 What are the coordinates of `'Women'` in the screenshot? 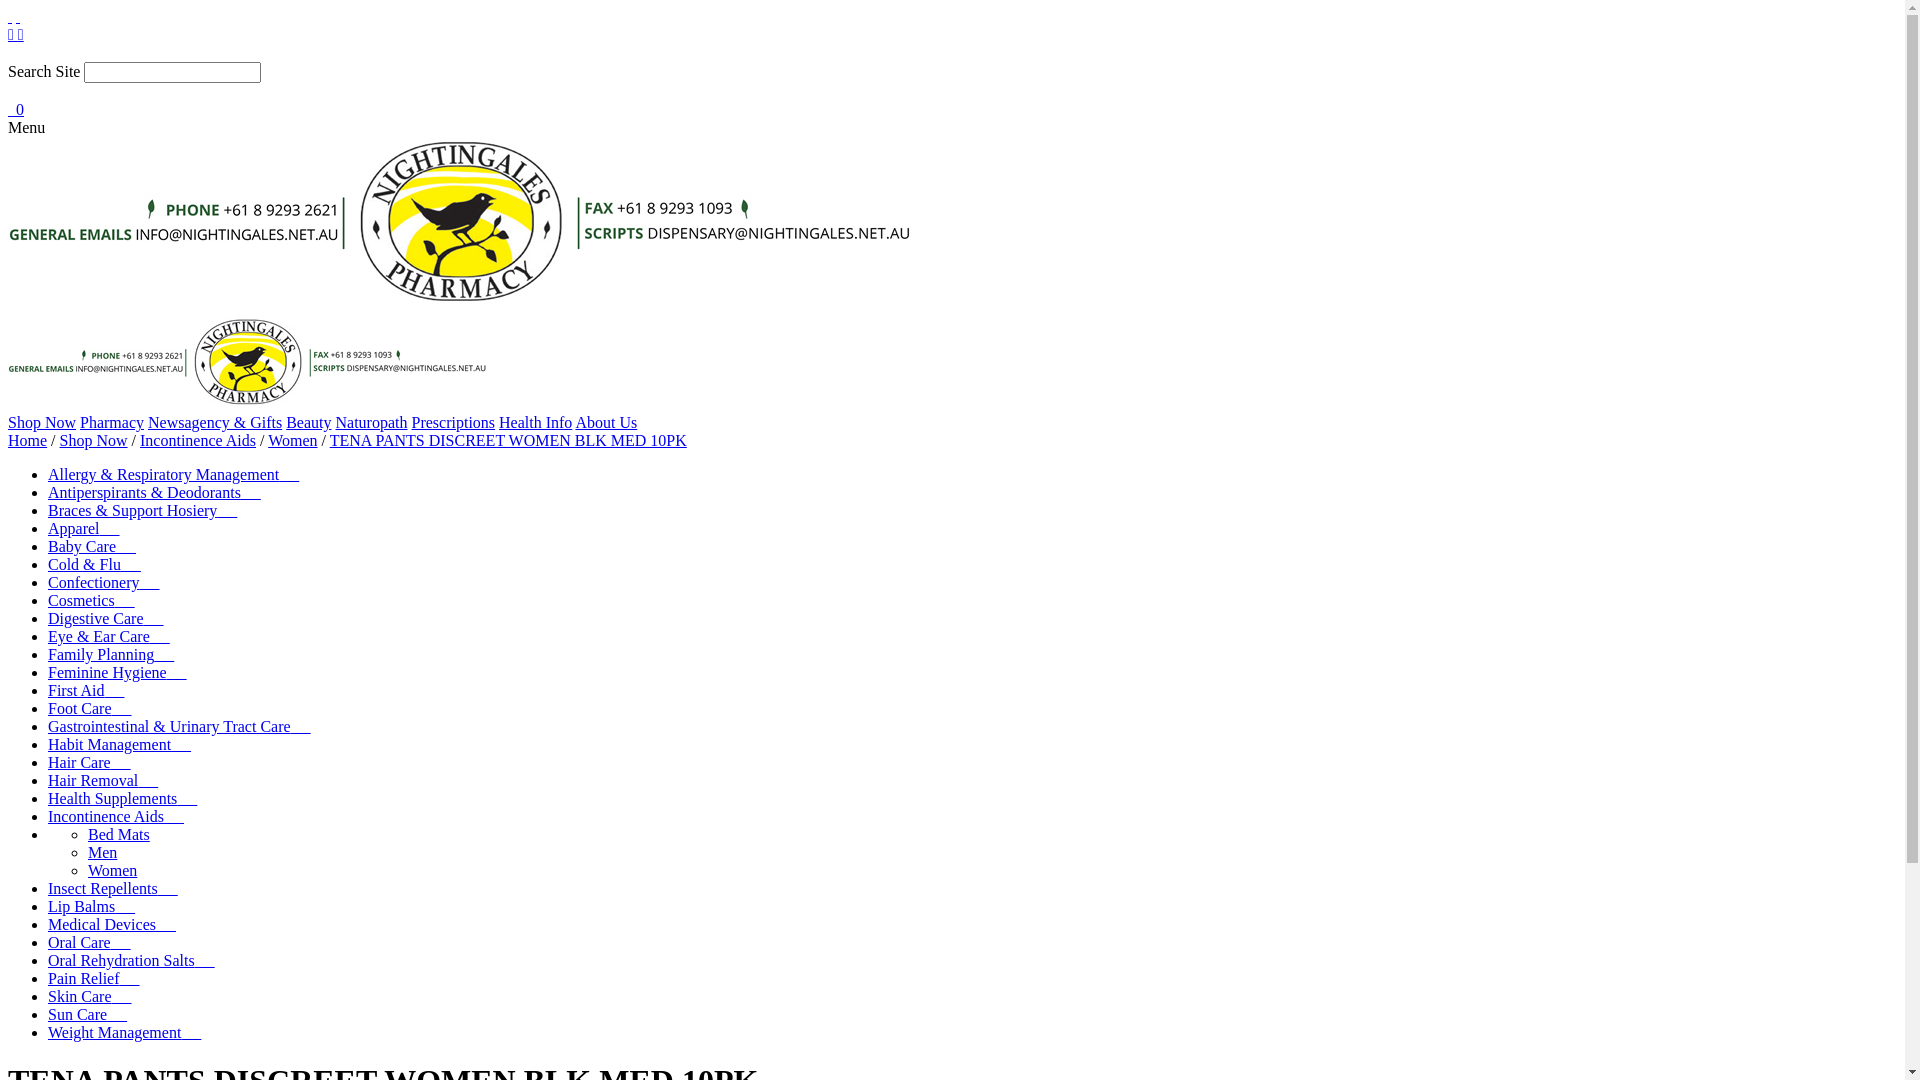 It's located at (291, 439).